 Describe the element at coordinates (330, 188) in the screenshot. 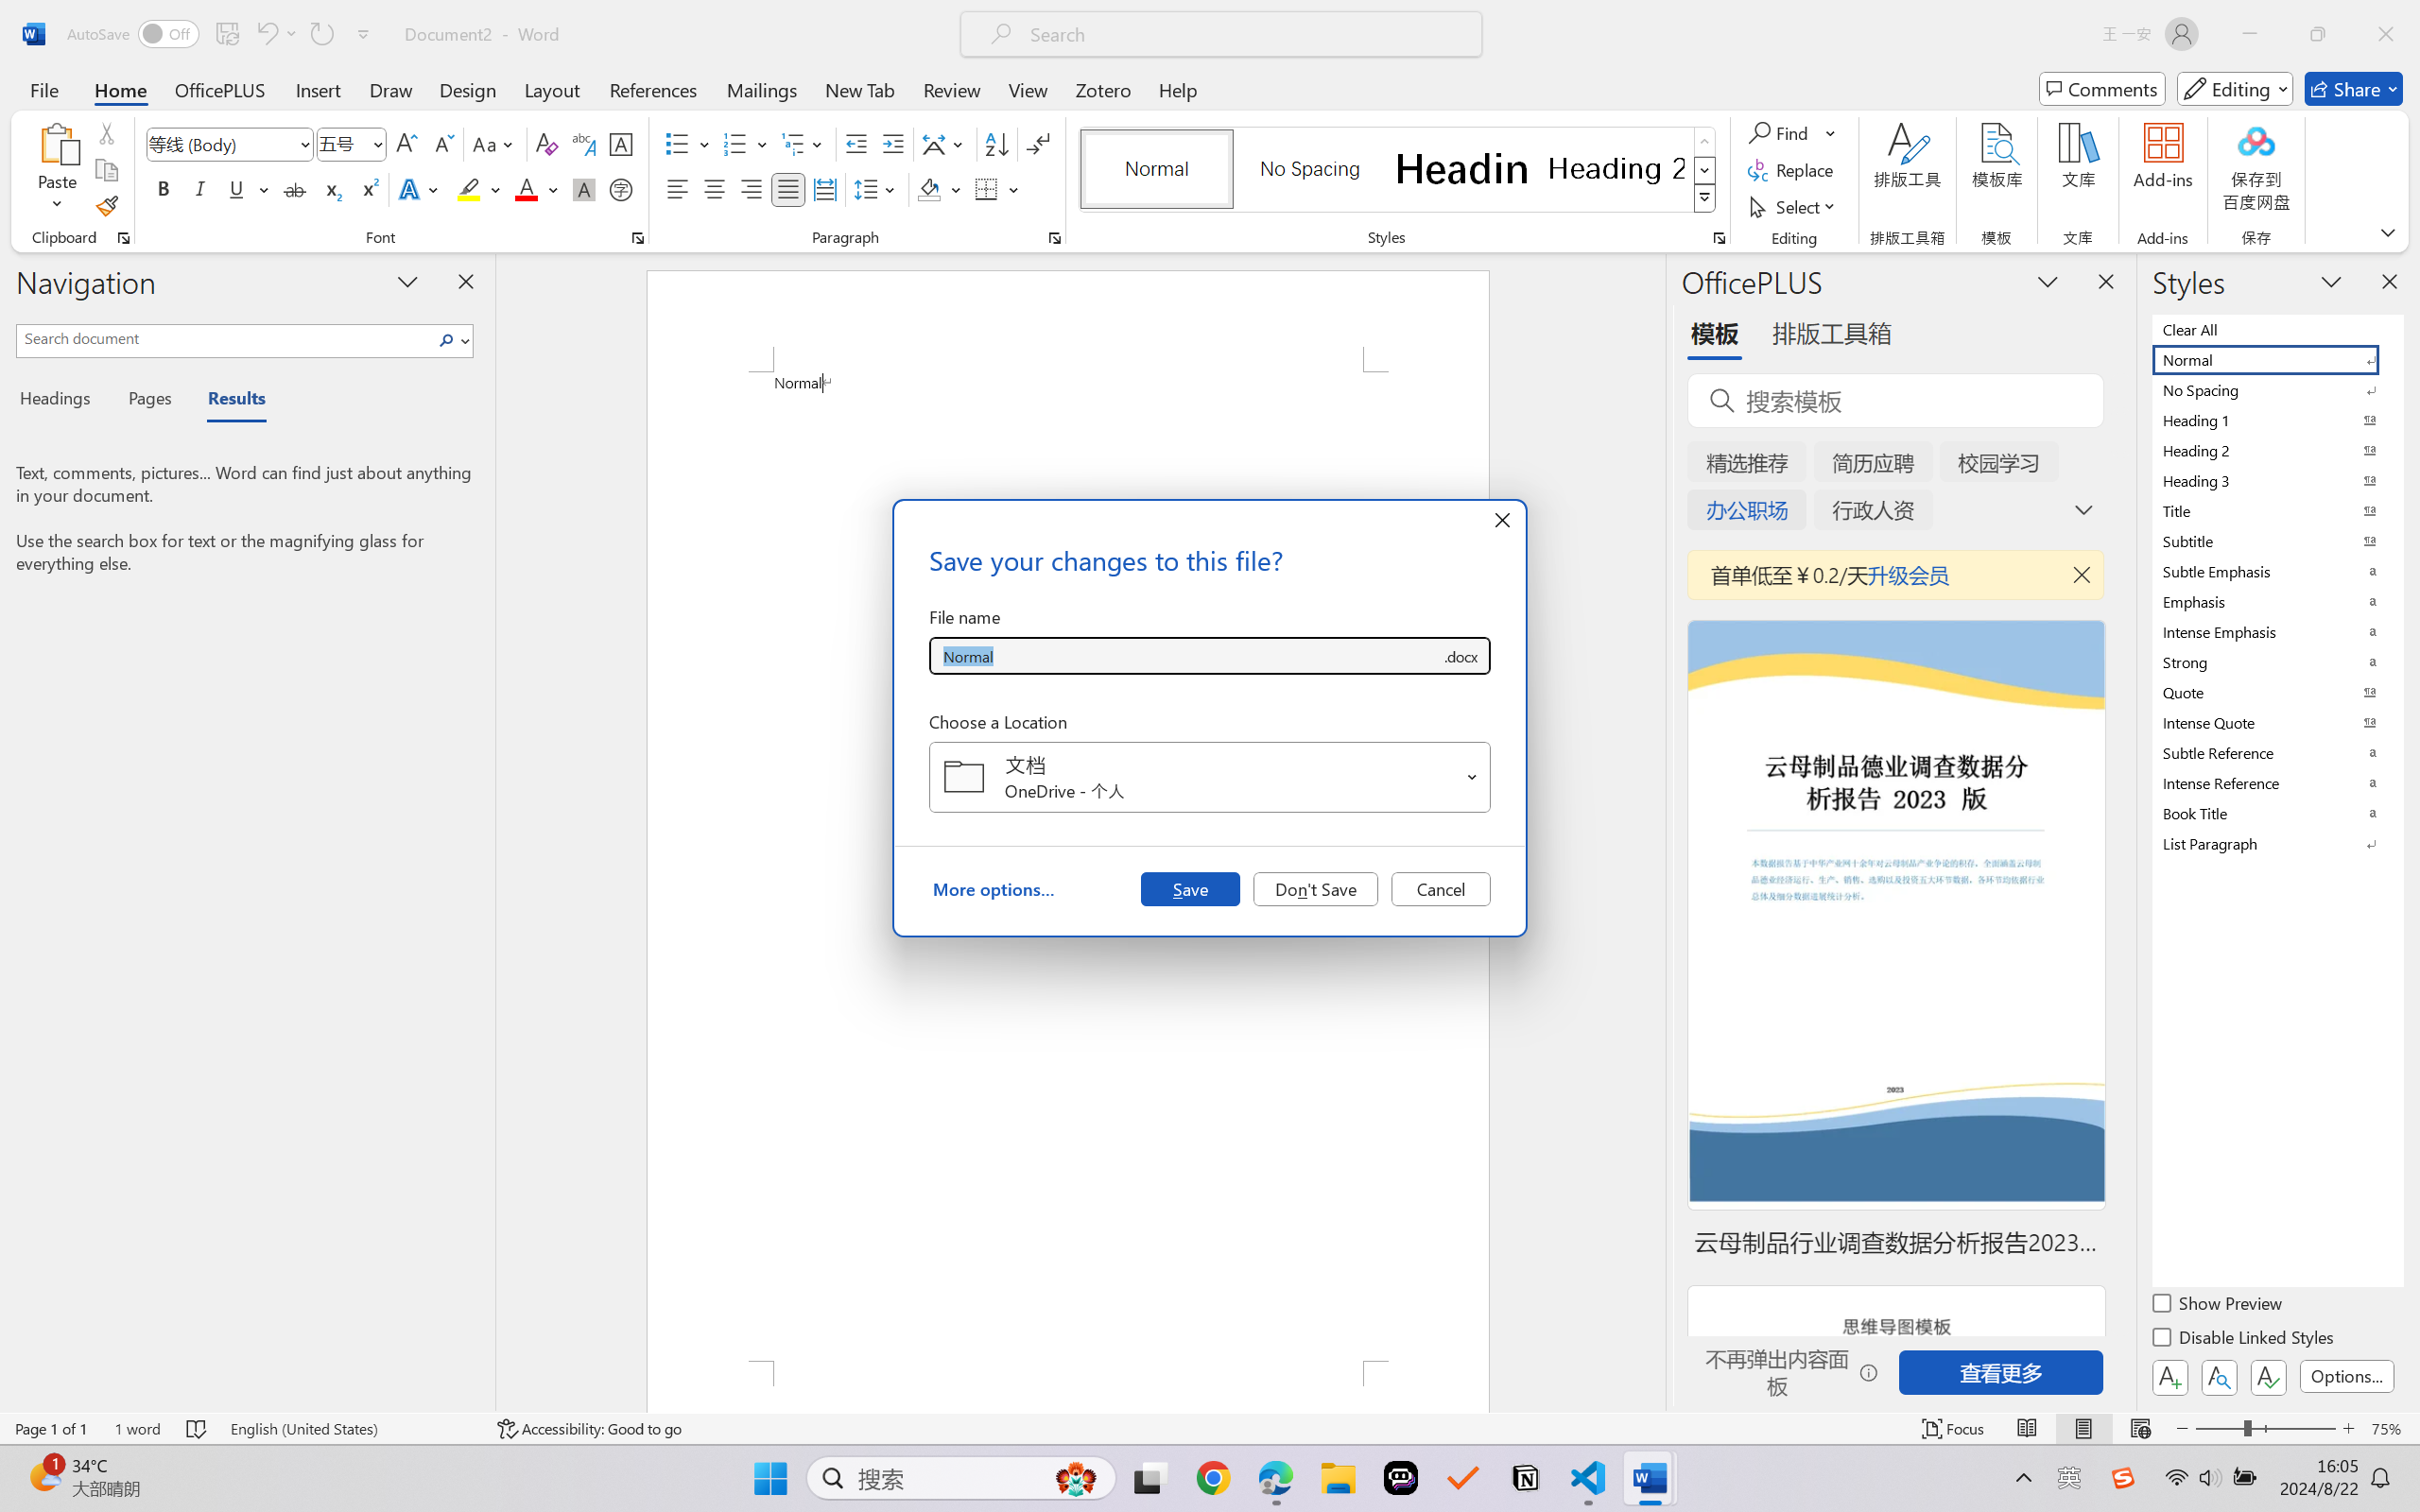

I see `'Subscript'` at that location.